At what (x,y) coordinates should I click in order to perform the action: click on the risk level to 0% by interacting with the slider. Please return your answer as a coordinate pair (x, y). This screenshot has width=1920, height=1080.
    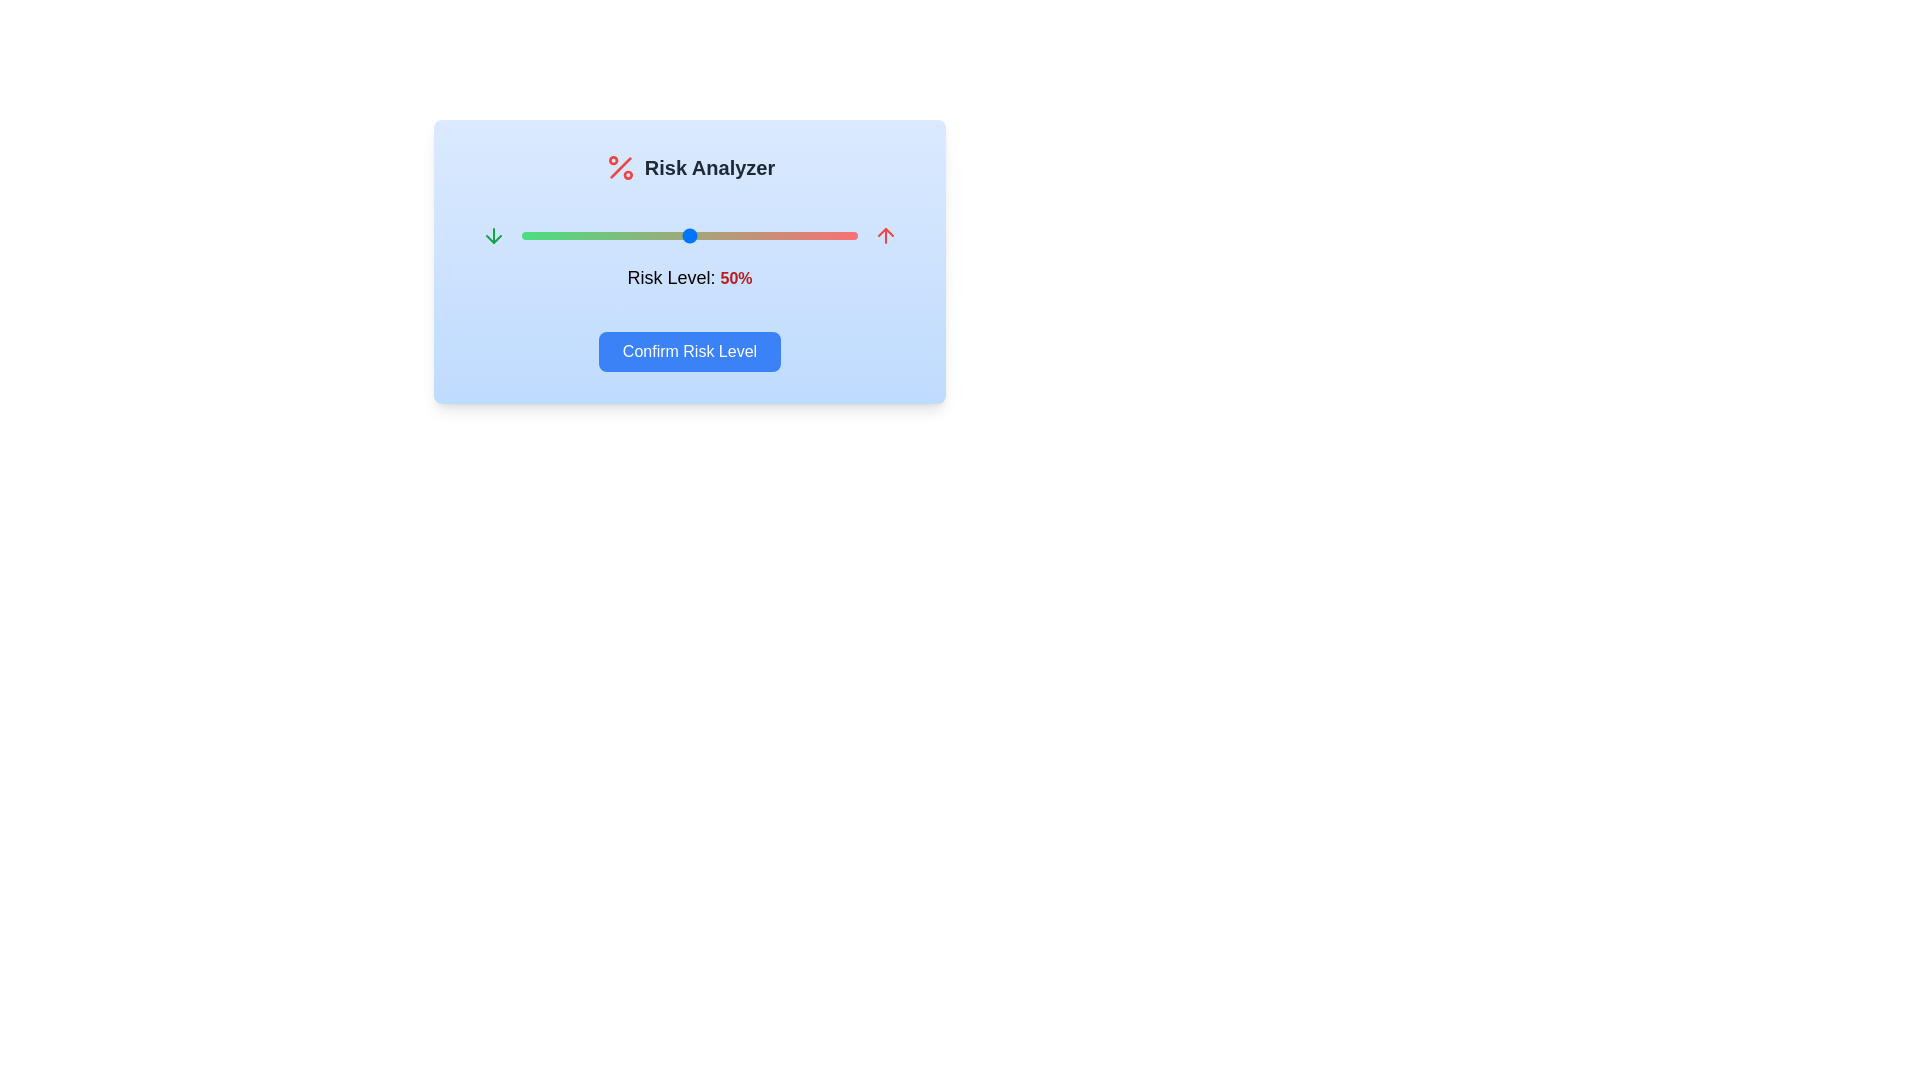
    Looking at the image, I should click on (522, 234).